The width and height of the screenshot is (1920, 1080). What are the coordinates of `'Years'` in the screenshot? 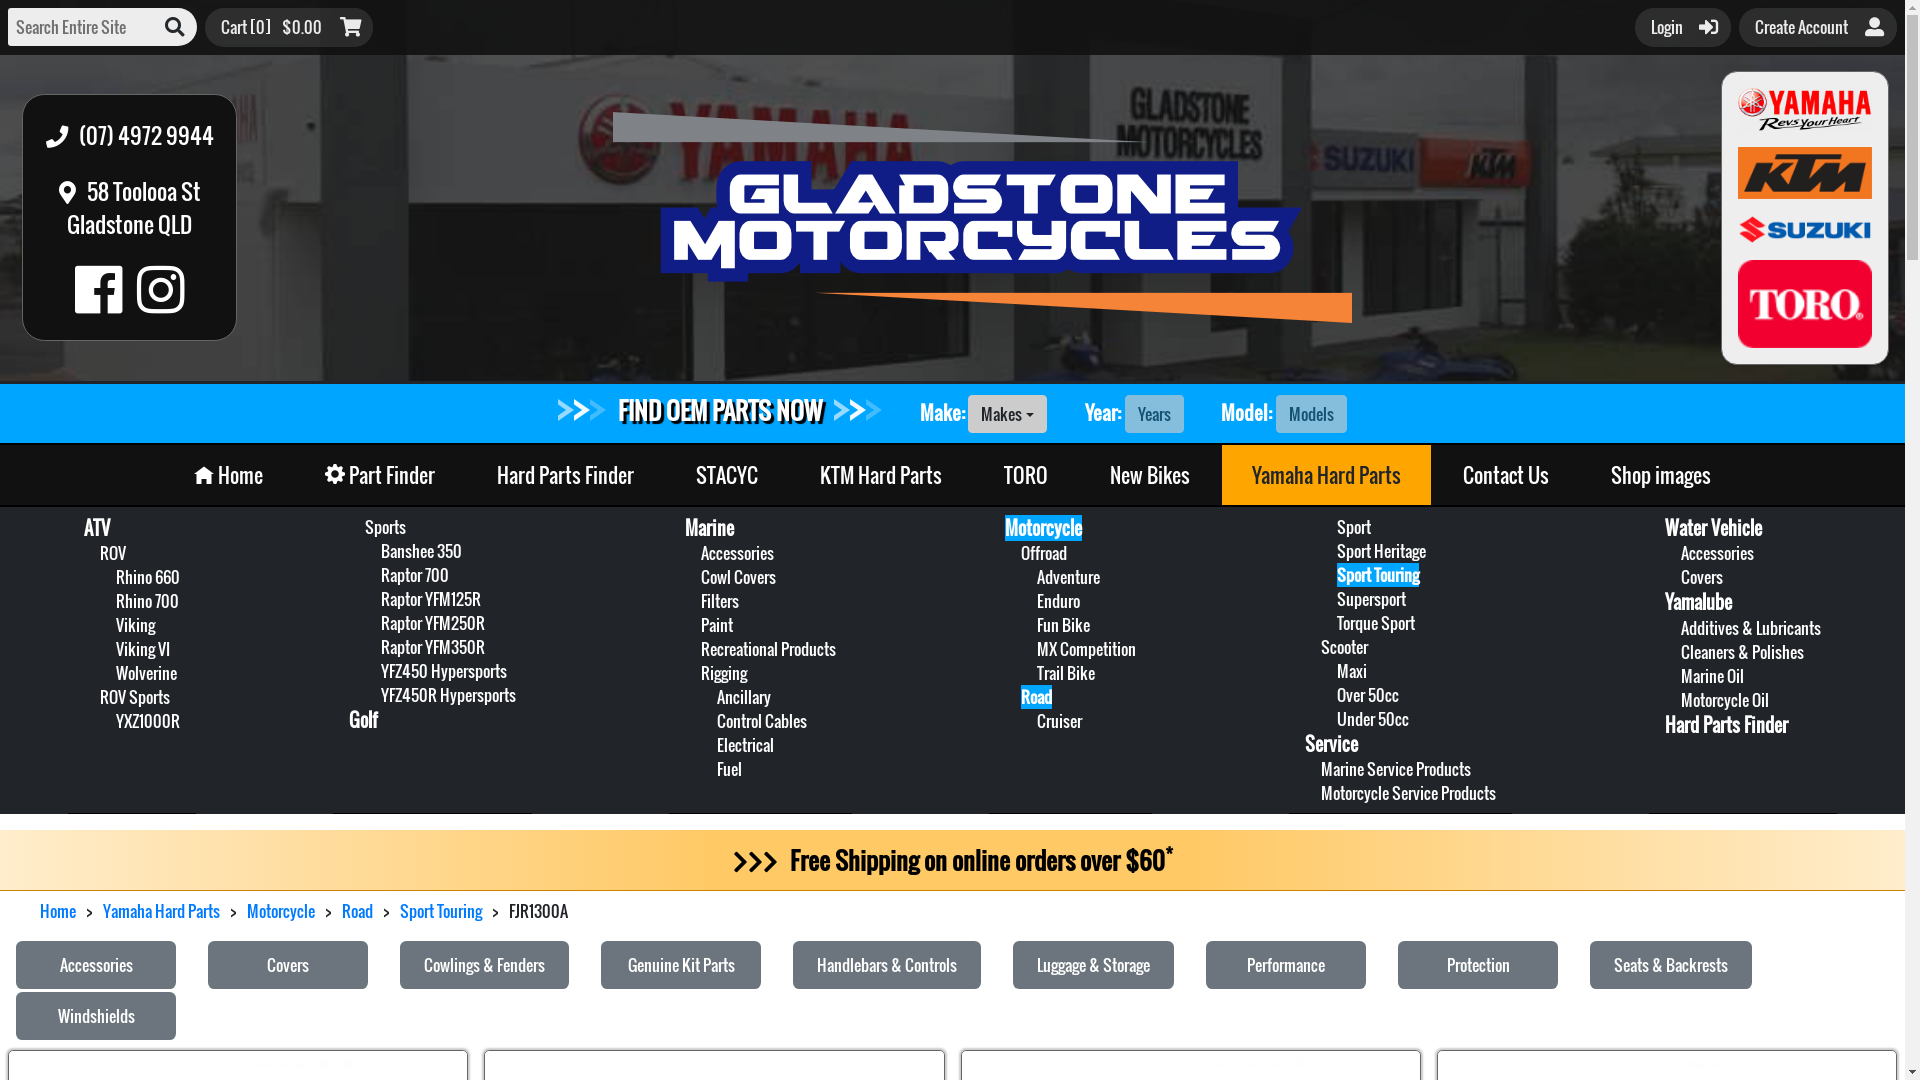 It's located at (1154, 412).